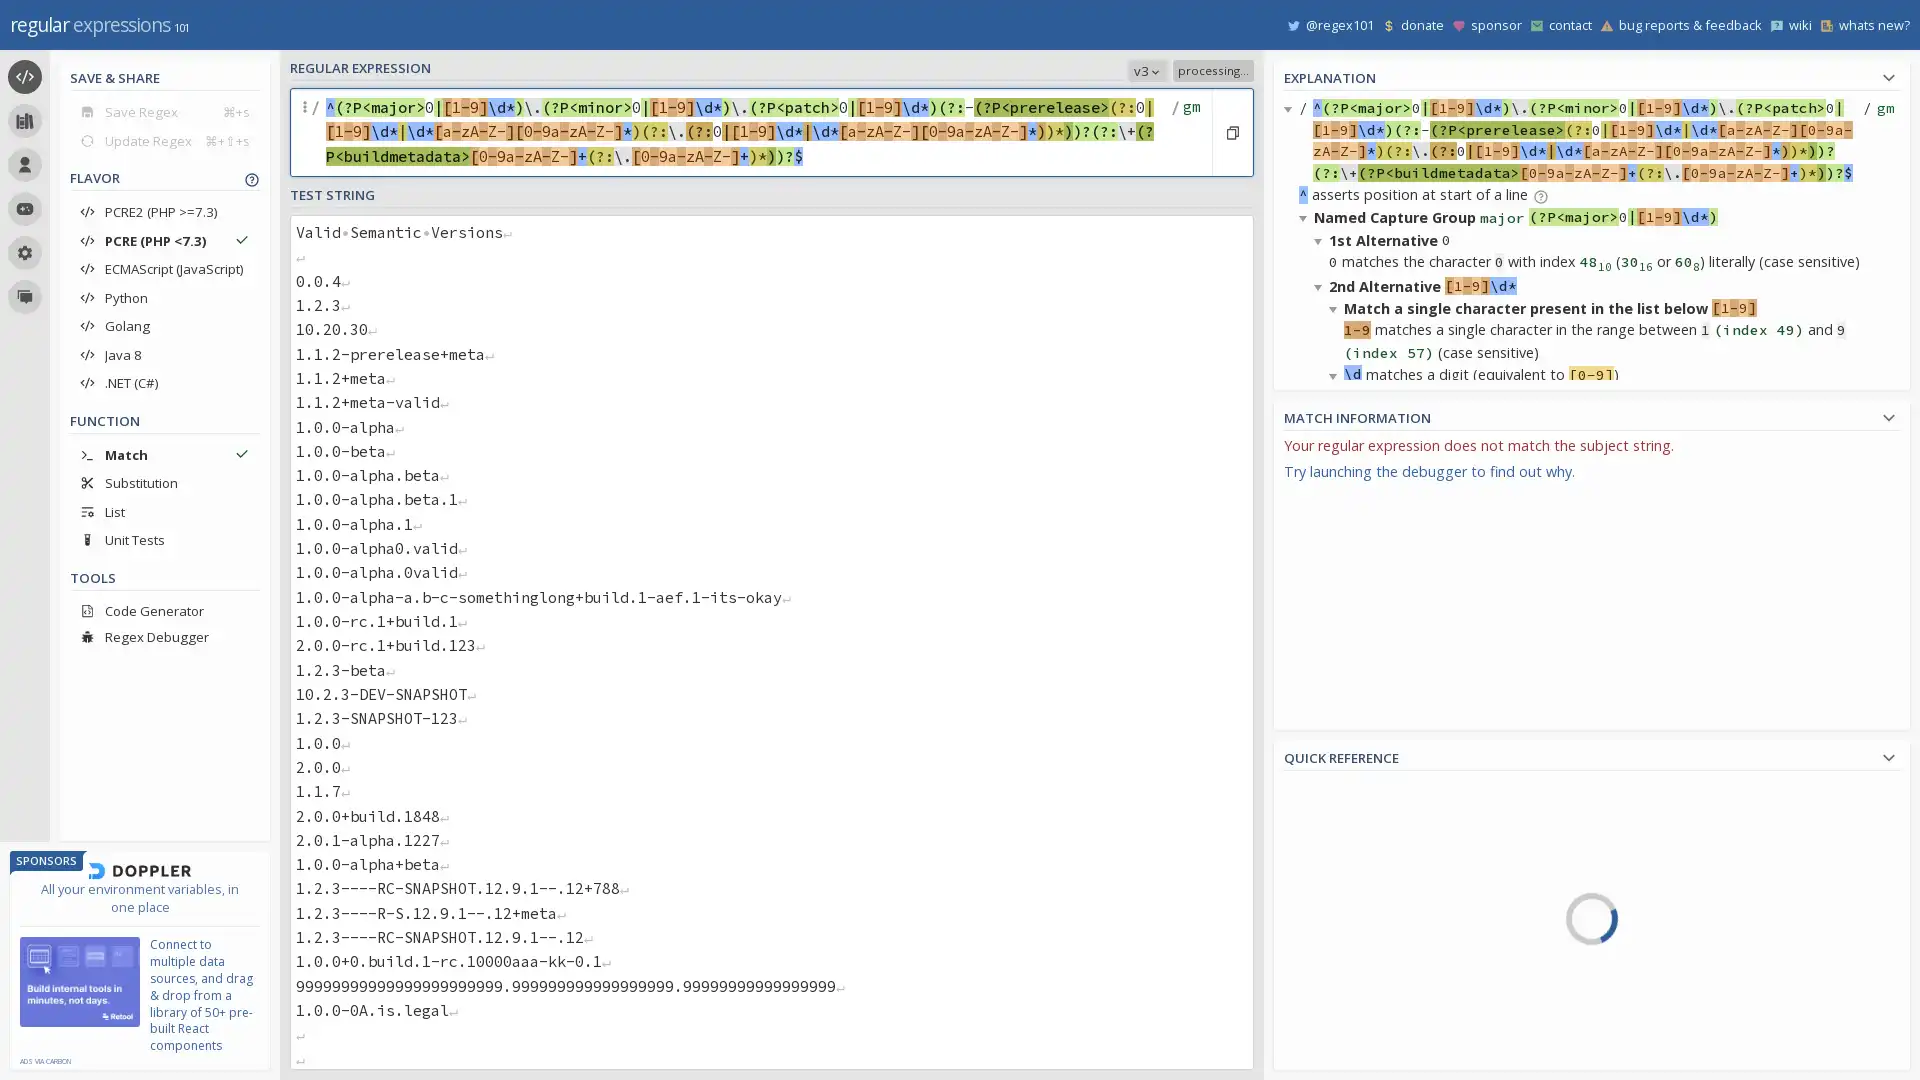 Image resolution: width=1920 pixels, height=1080 pixels. I want to click on Collapse Subtree, so click(1336, 374).